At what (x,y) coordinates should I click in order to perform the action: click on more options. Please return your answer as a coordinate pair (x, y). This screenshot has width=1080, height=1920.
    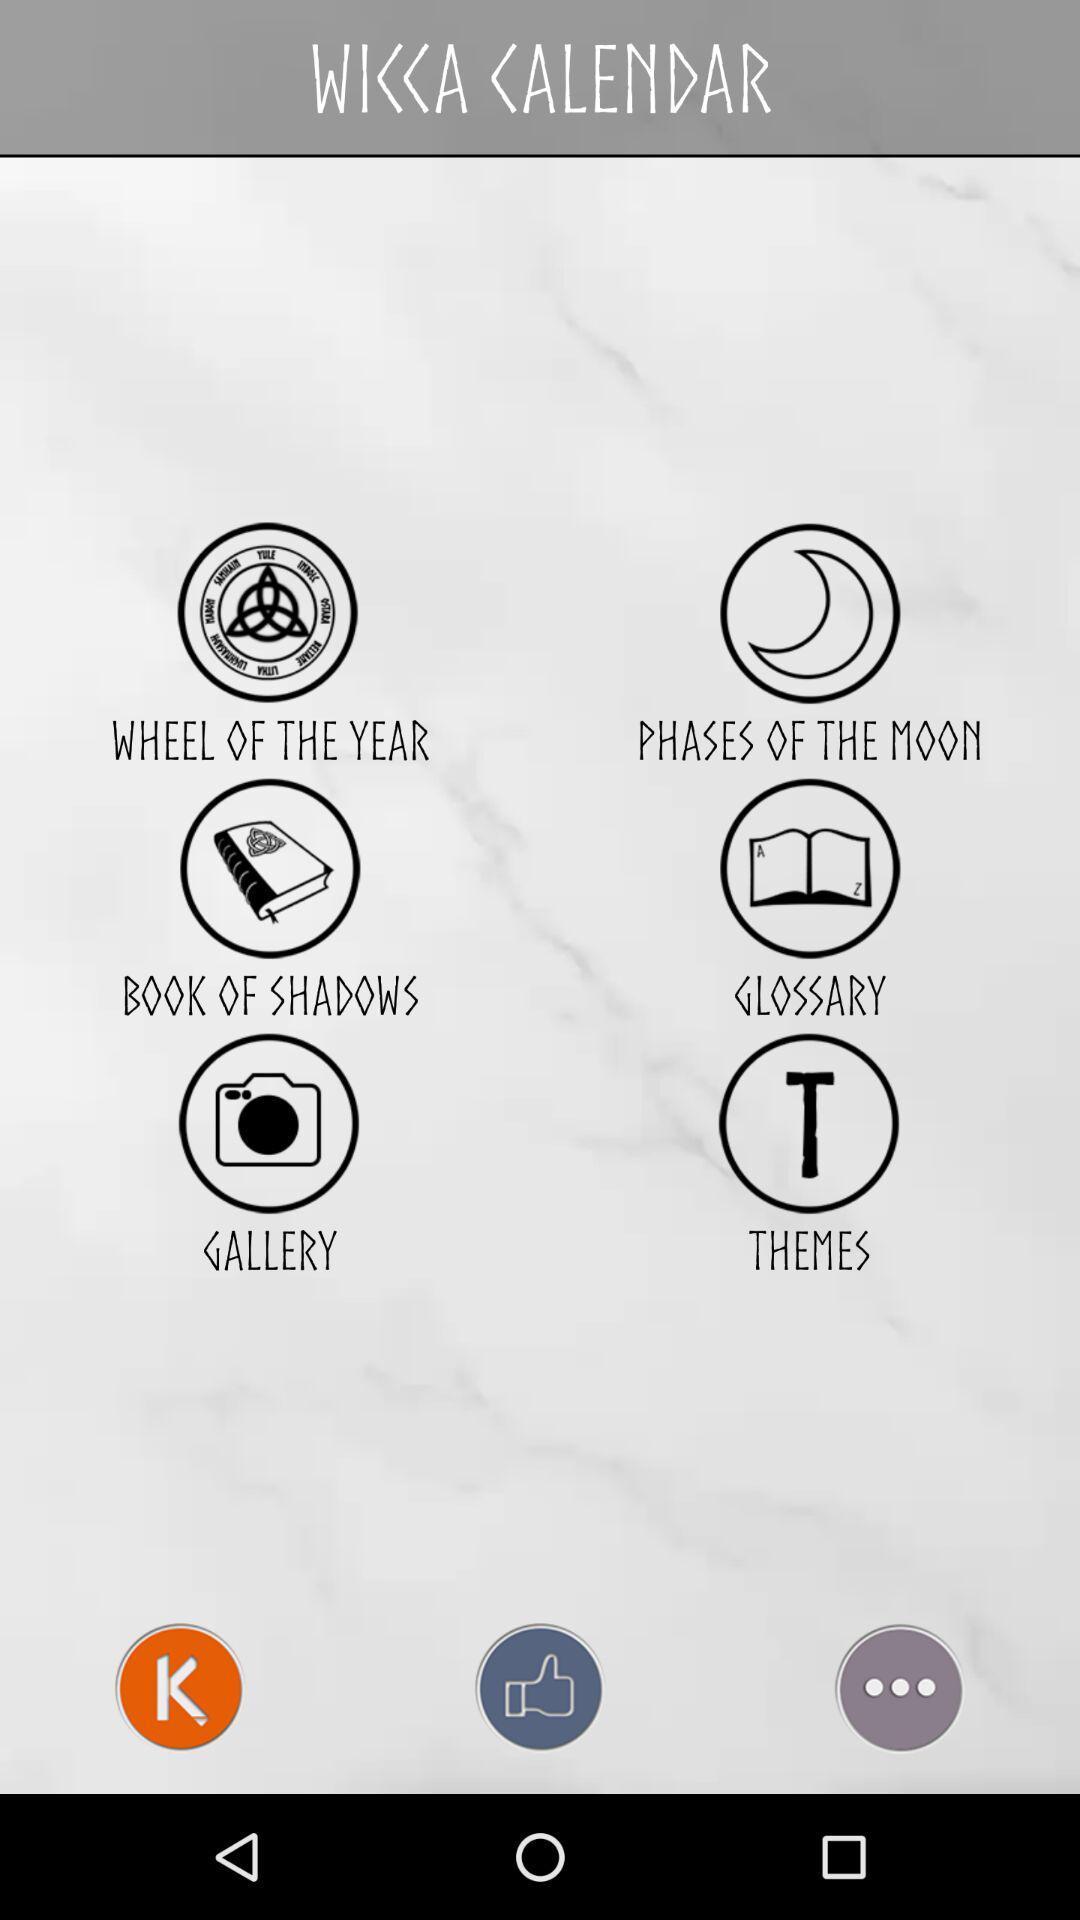
    Looking at the image, I should click on (898, 1687).